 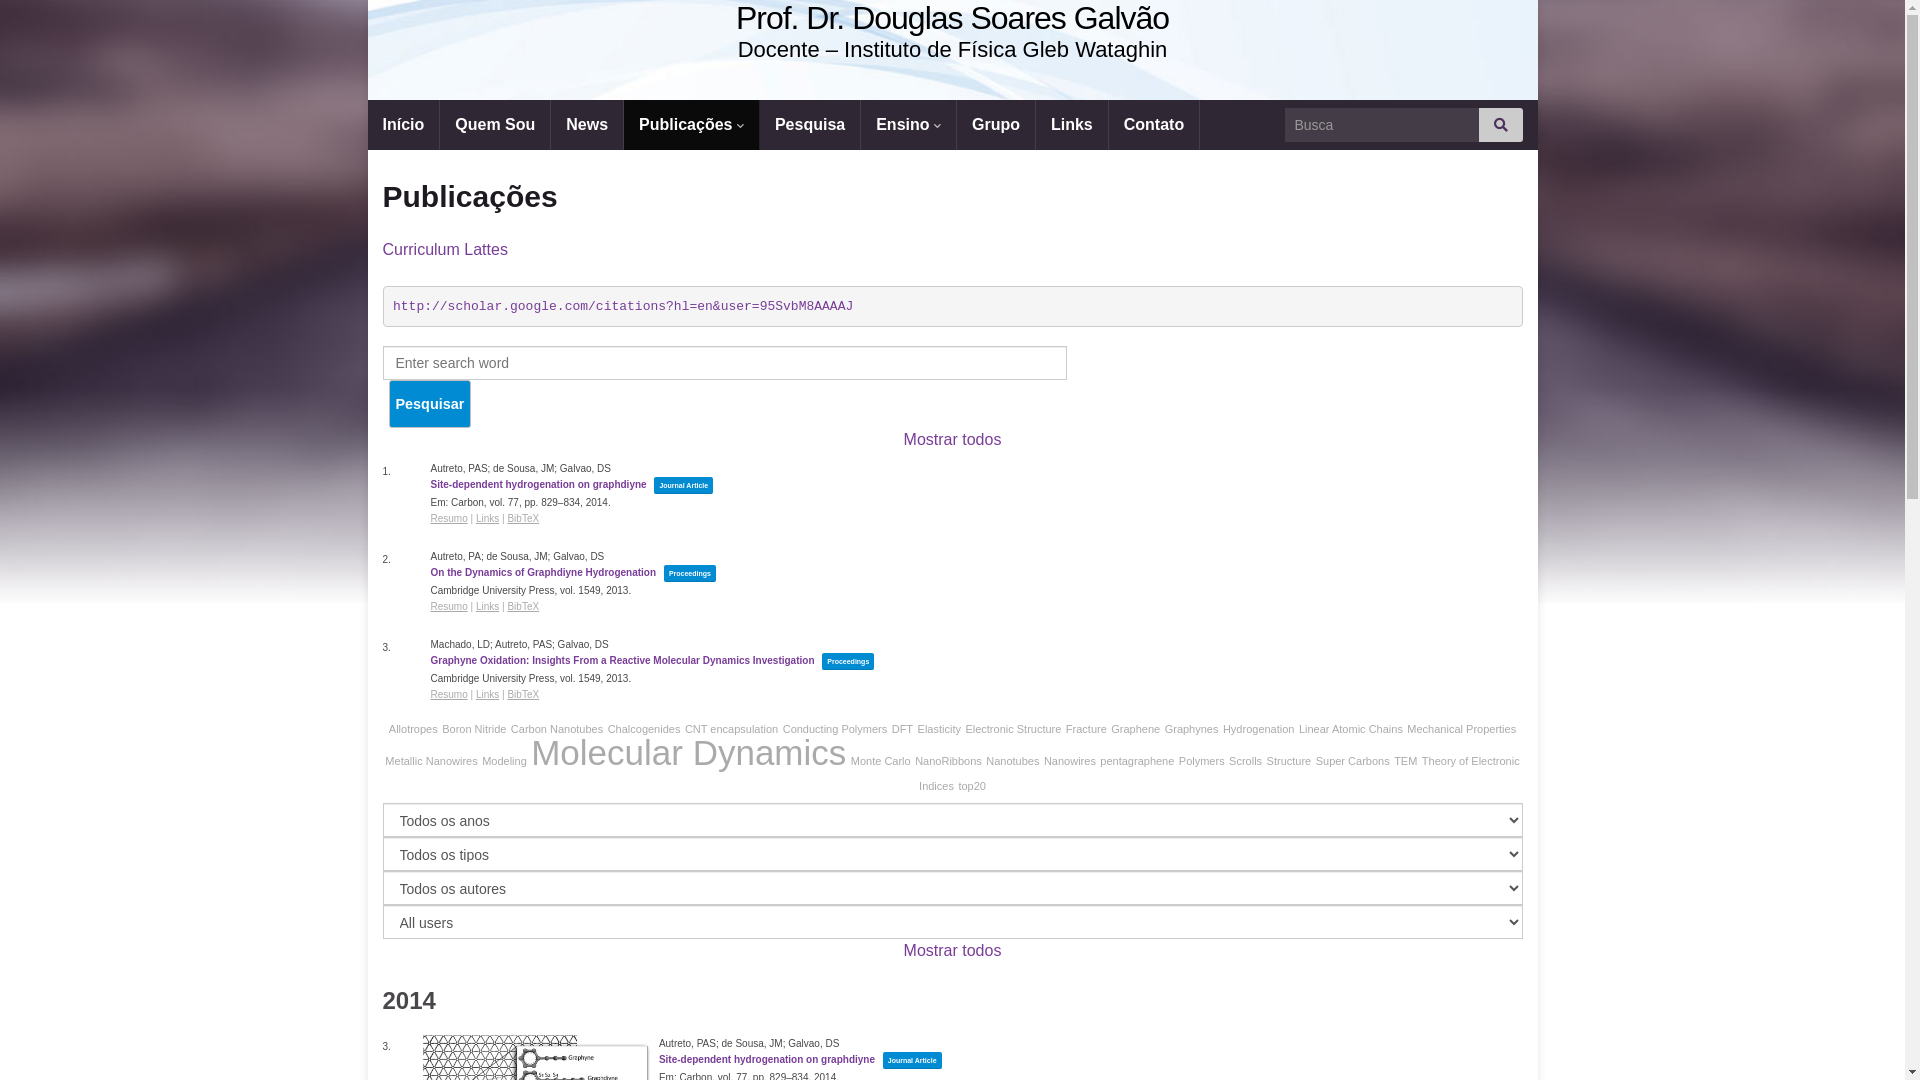 I want to click on 'Molecular Dynamics', so click(x=688, y=752).